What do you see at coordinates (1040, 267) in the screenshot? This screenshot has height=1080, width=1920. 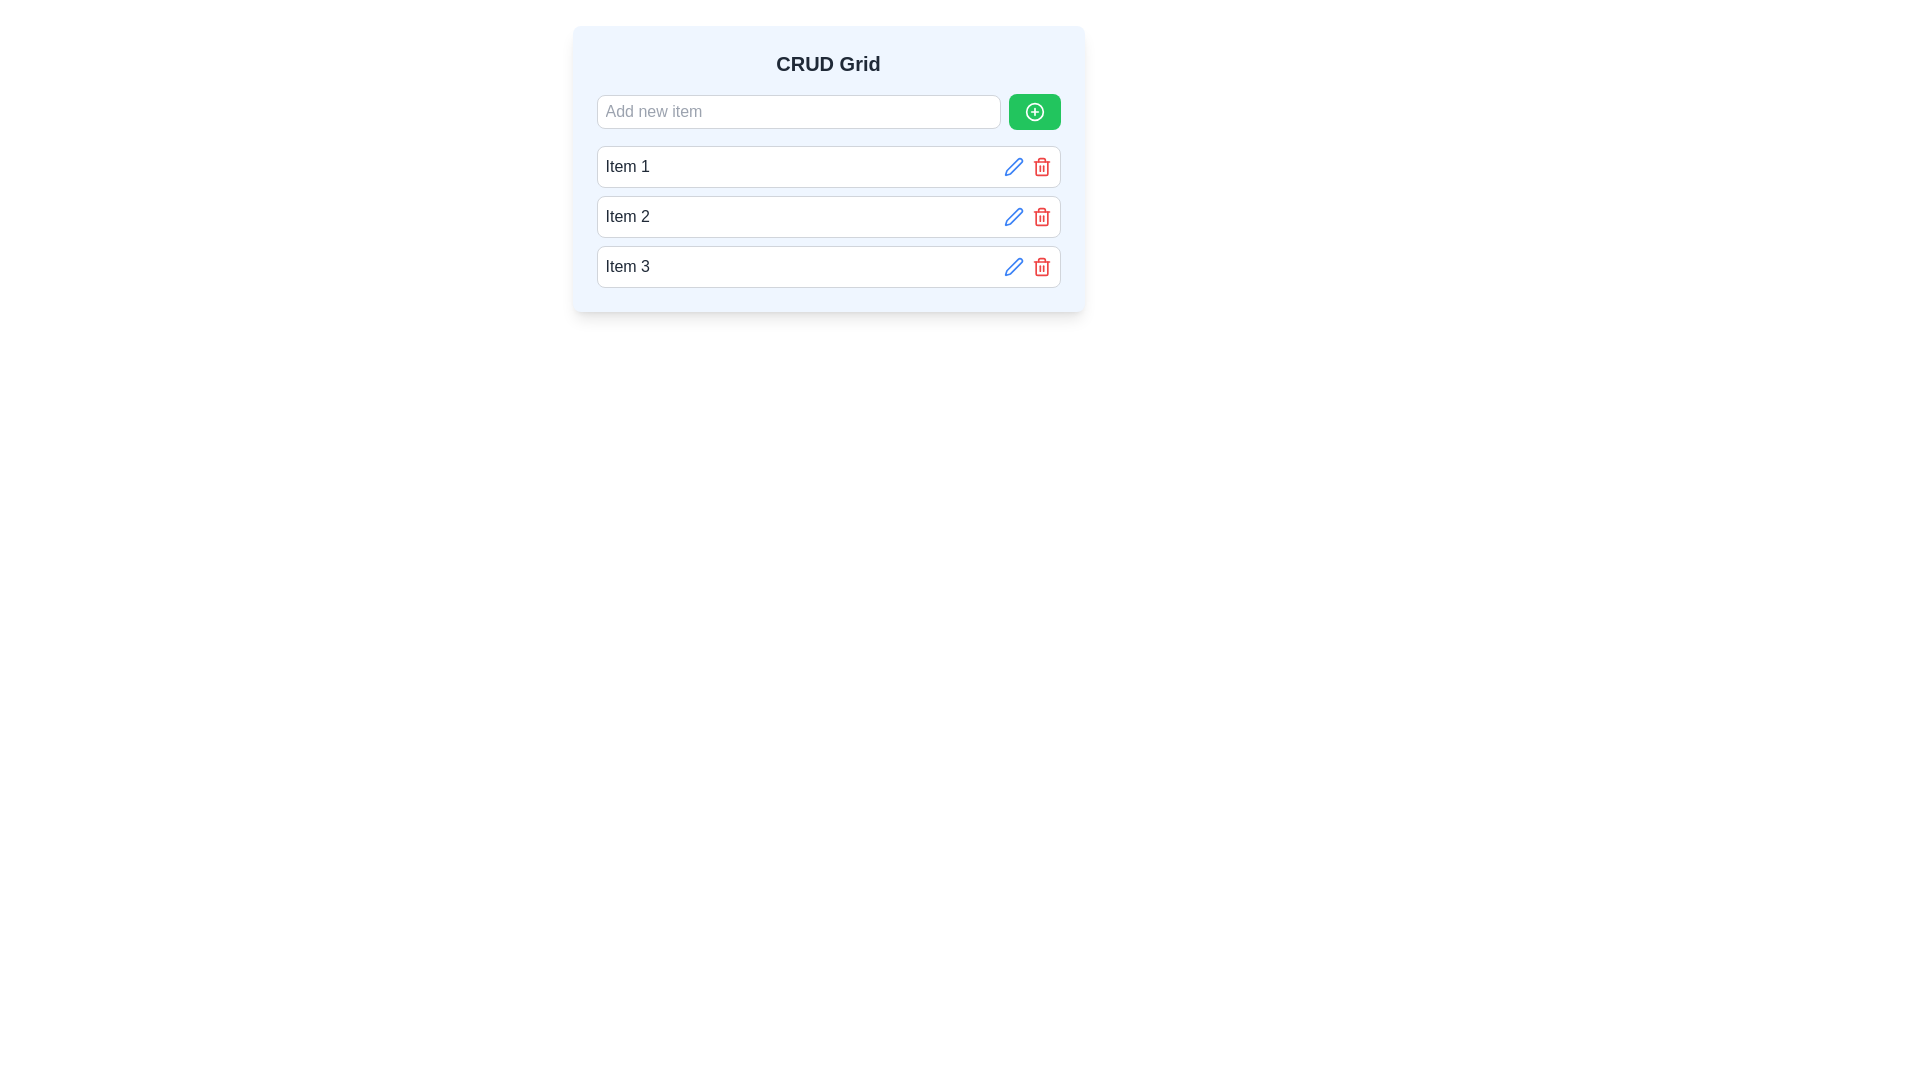 I see `the trash can icon, which features a vertical line component as part of its design` at bounding box center [1040, 267].